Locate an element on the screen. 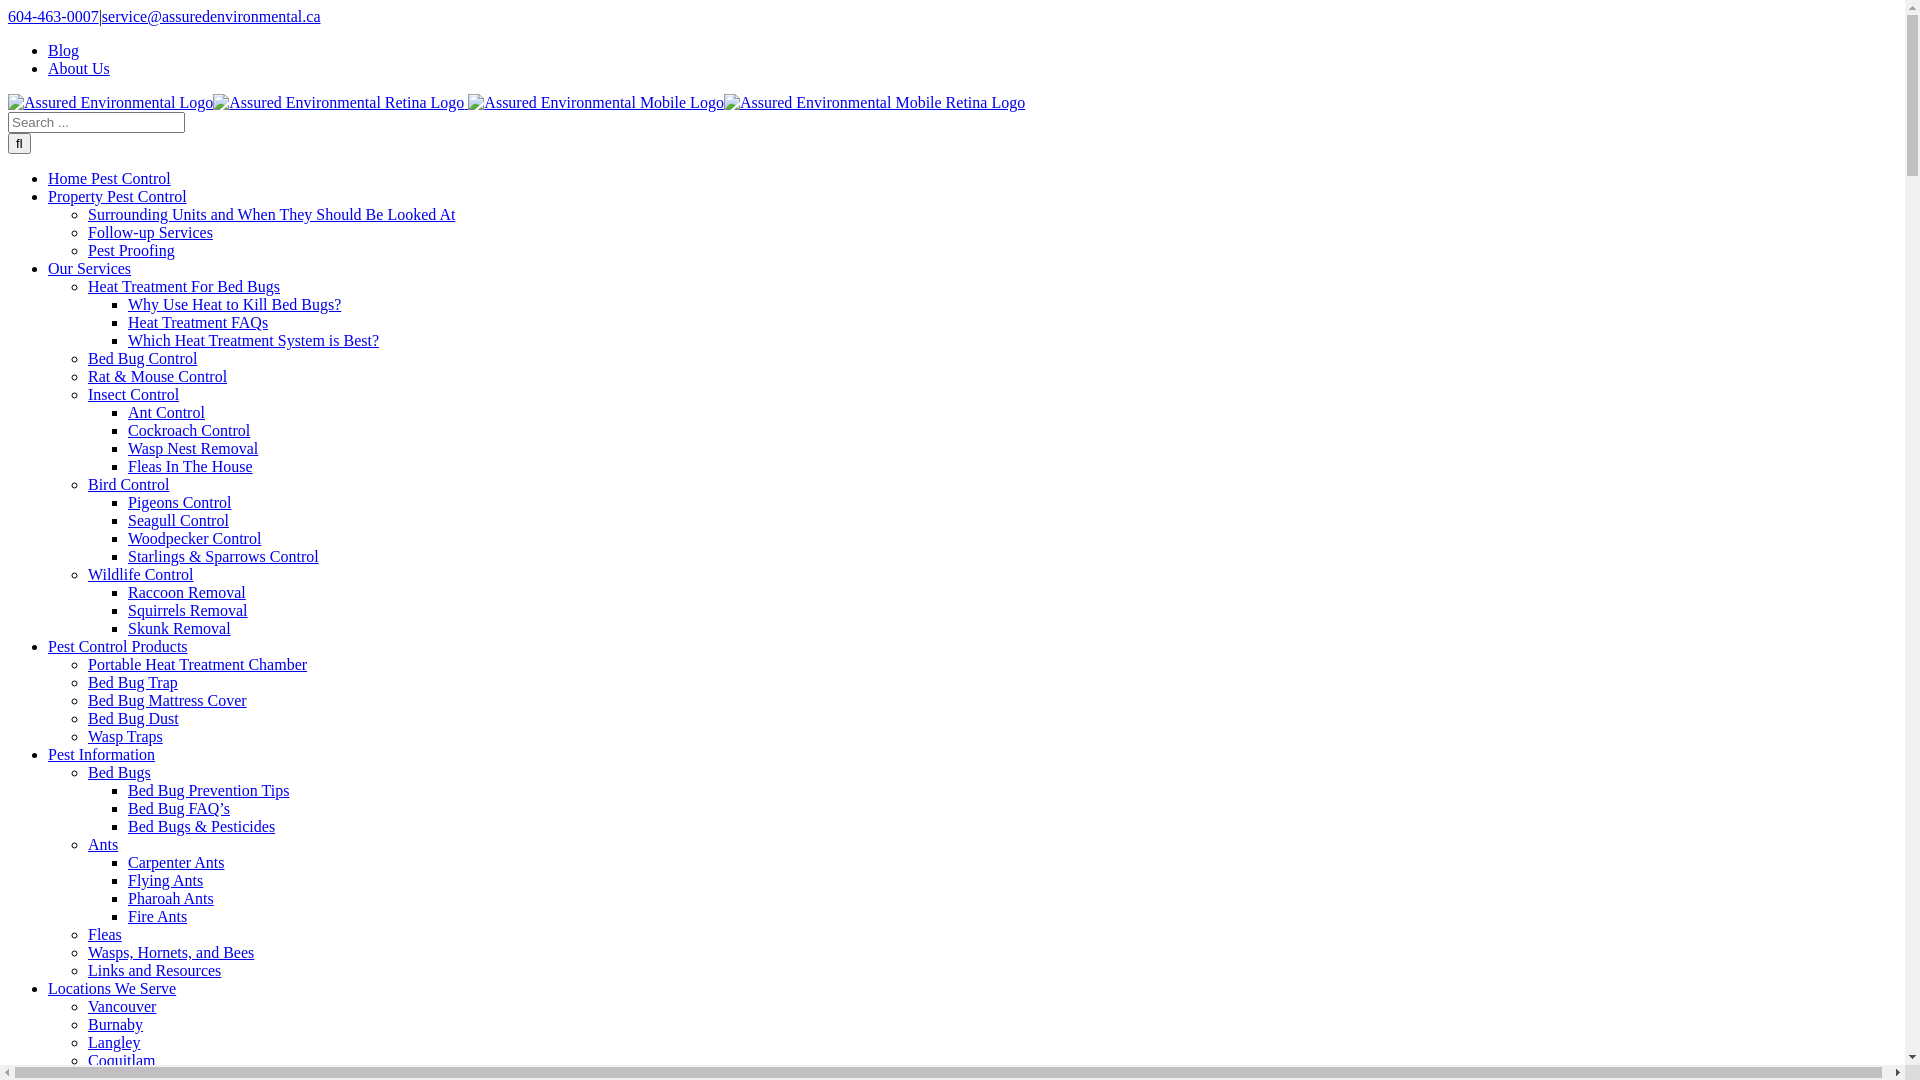 Image resolution: width=1920 pixels, height=1080 pixels. 'Bed Bug Control' is located at coordinates (141, 357).